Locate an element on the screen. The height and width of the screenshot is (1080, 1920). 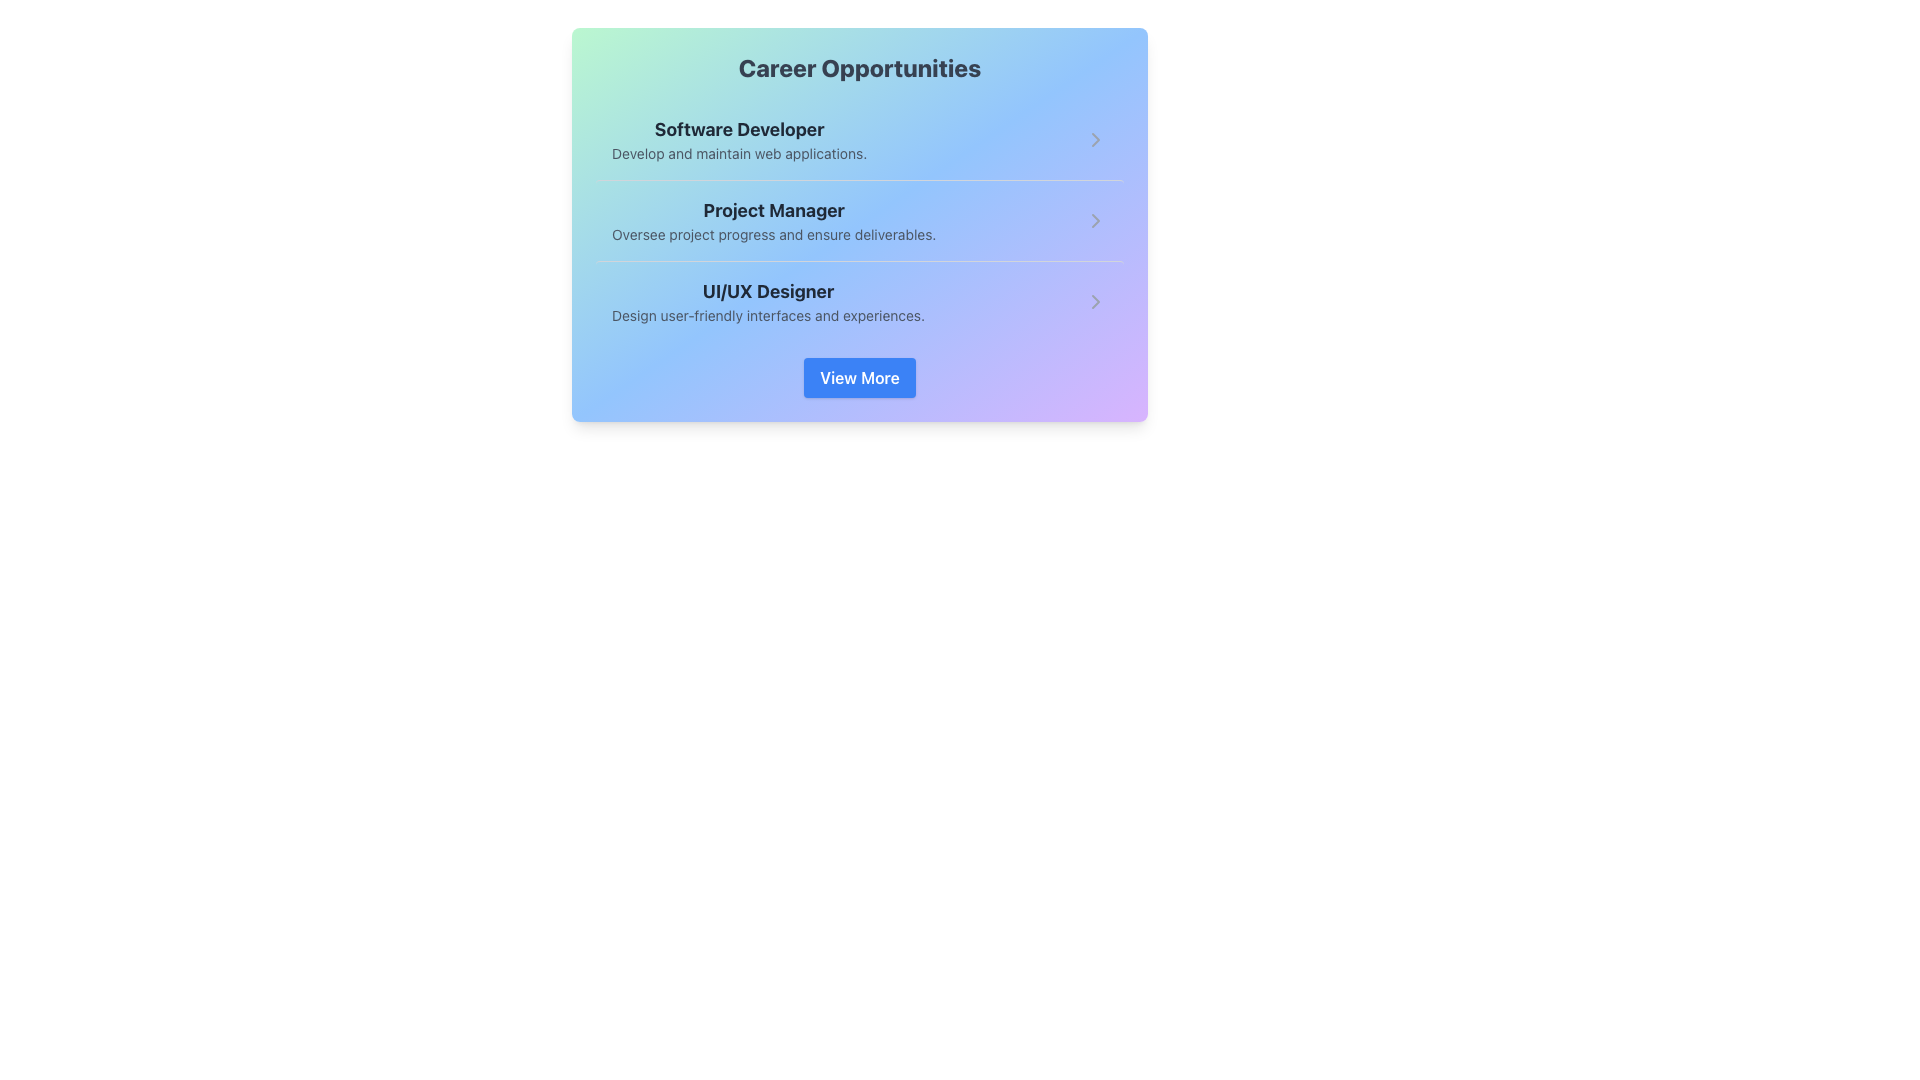
the List Item displaying the job title 'Project Manager' is located at coordinates (859, 220).